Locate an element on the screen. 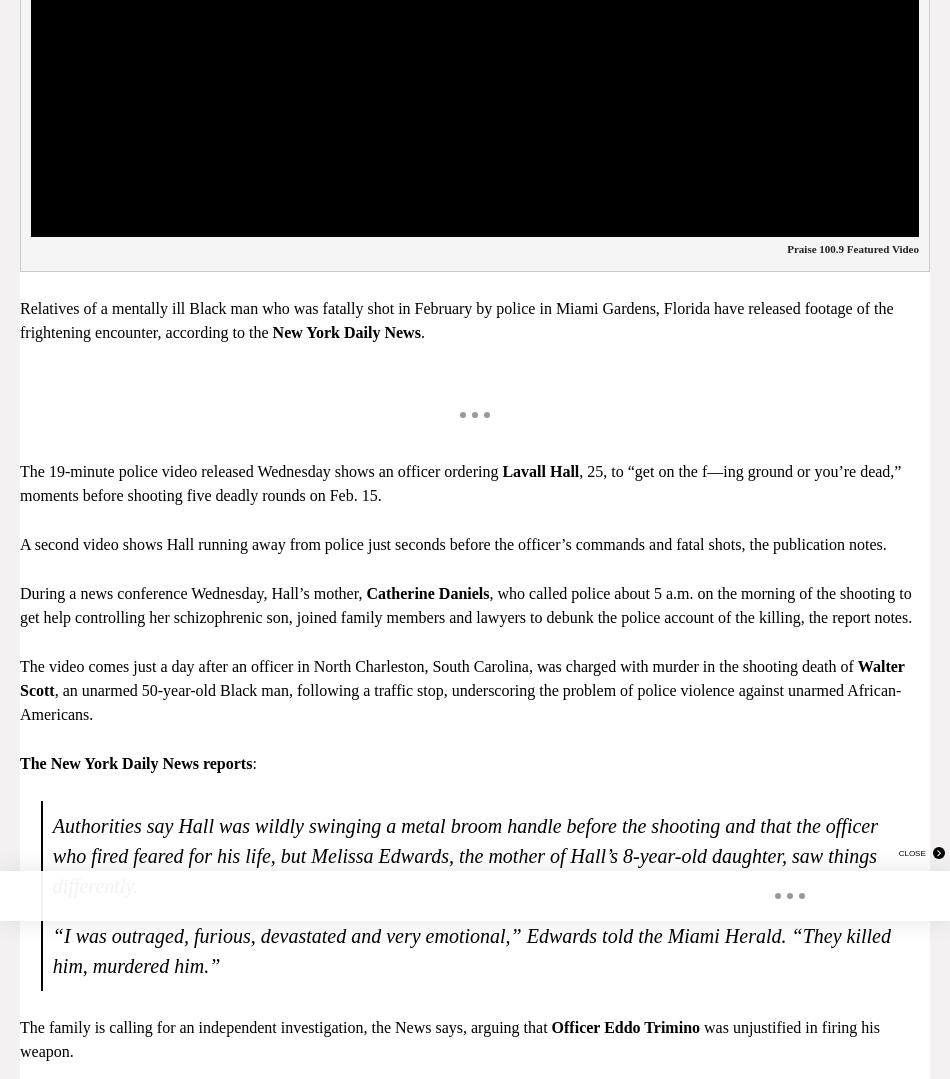 The height and width of the screenshot is (1079, 950). ':' is located at coordinates (253, 762).